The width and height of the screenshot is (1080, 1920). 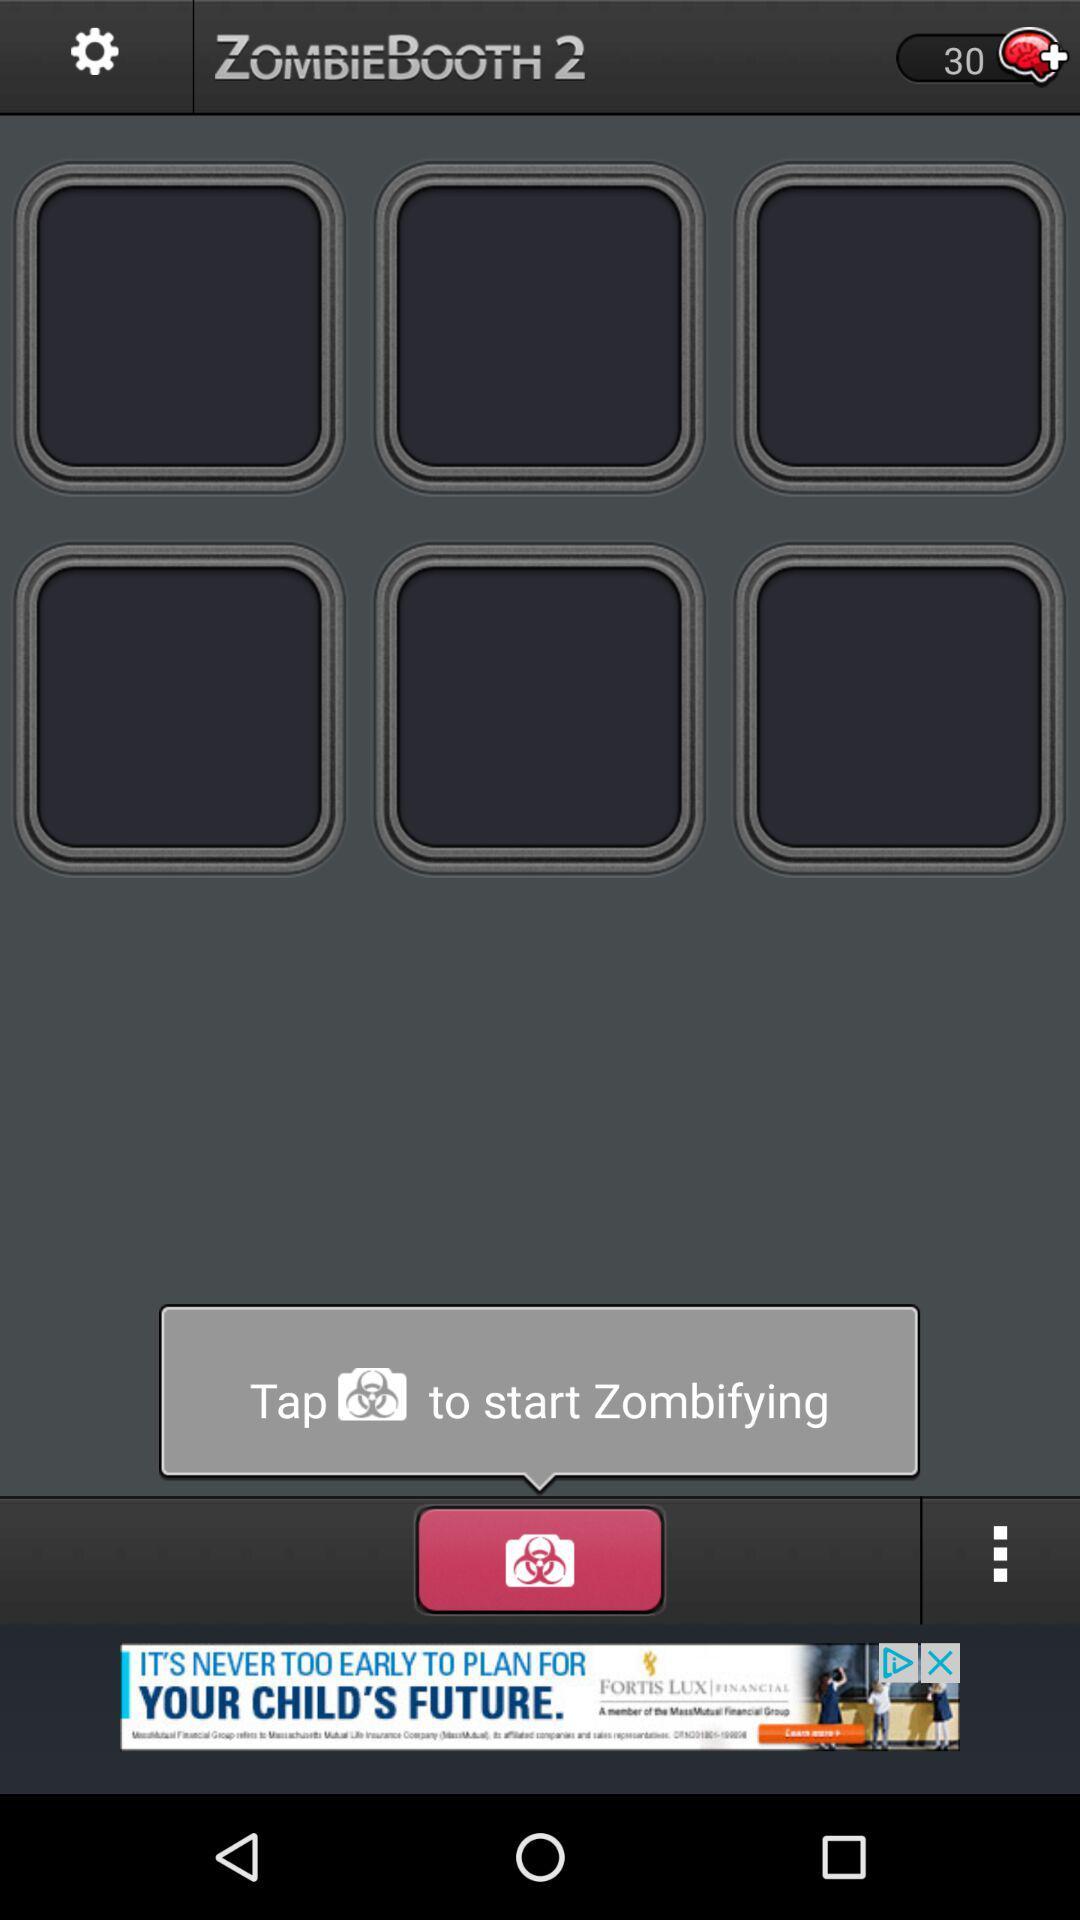 I want to click on plank page, so click(x=898, y=708).